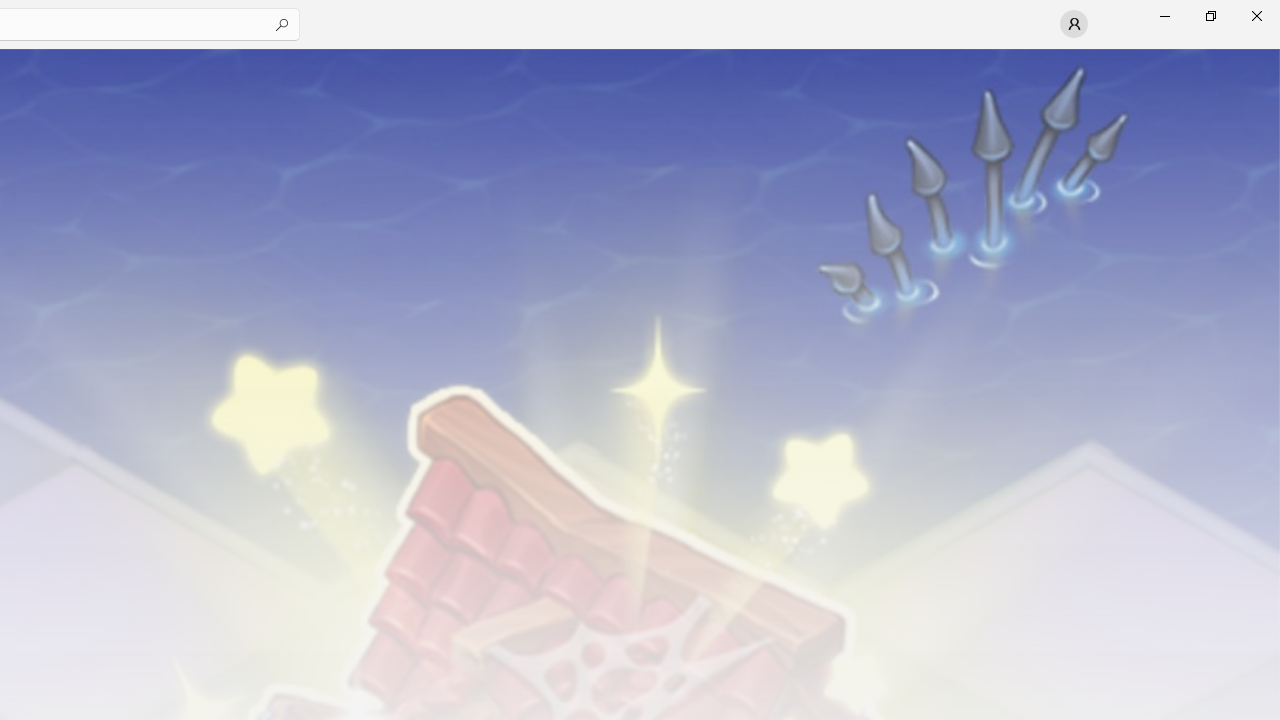  I want to click on 'Restore Microsoft Store', so click(1209, 15).